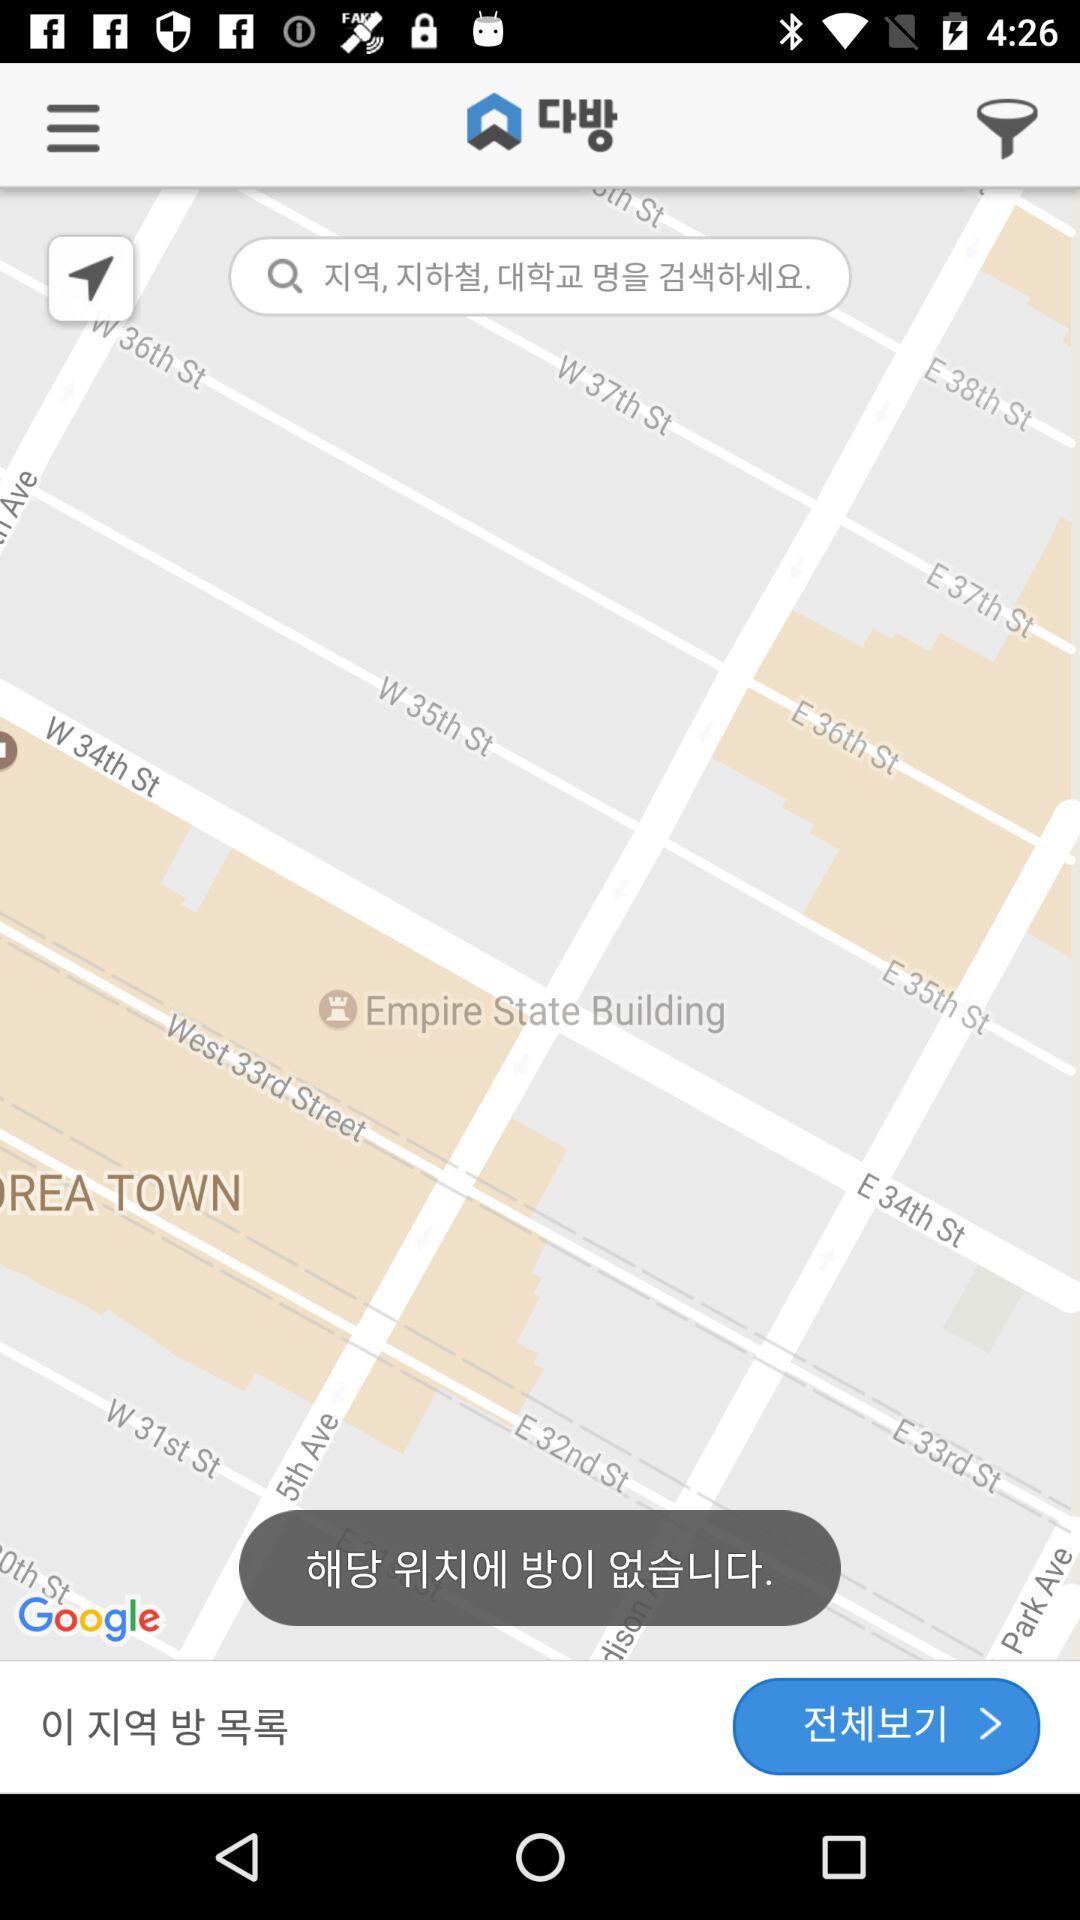 The image size is (1080, 1920). I want to click on the navigation icon, so click(92, 280).